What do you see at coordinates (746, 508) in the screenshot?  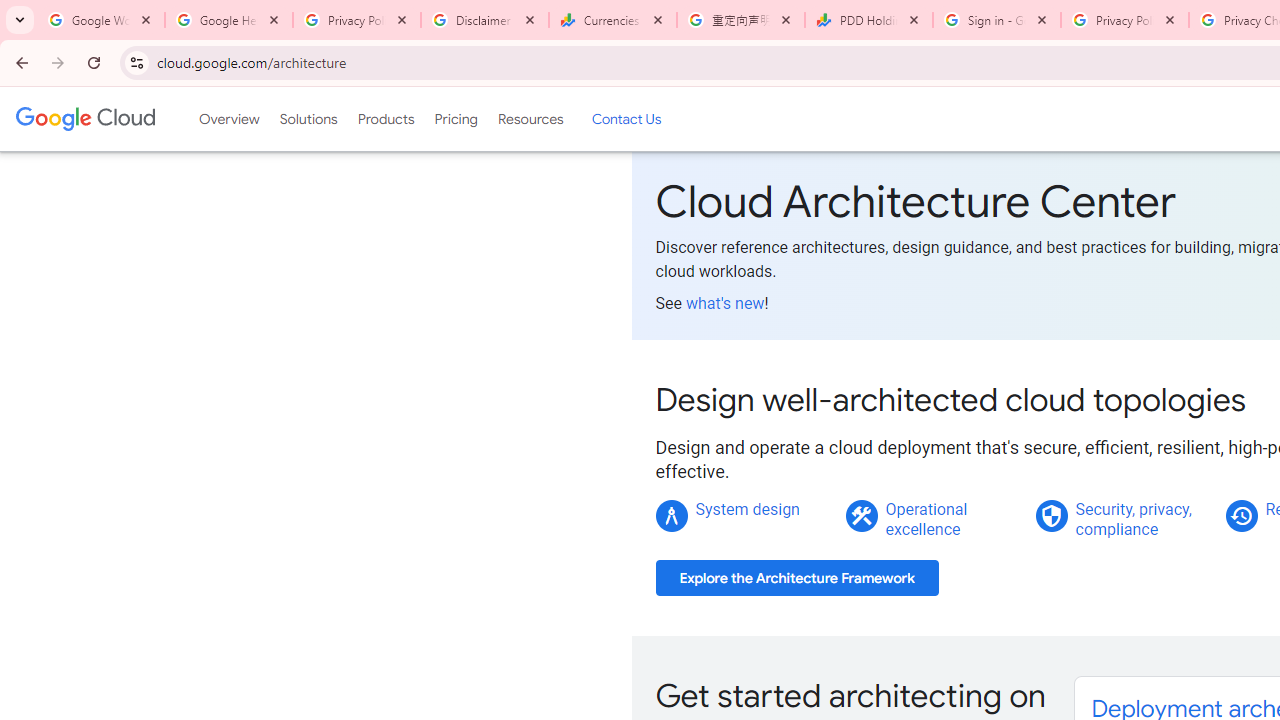 I see `'System design'` at bounding box center [746, 508].